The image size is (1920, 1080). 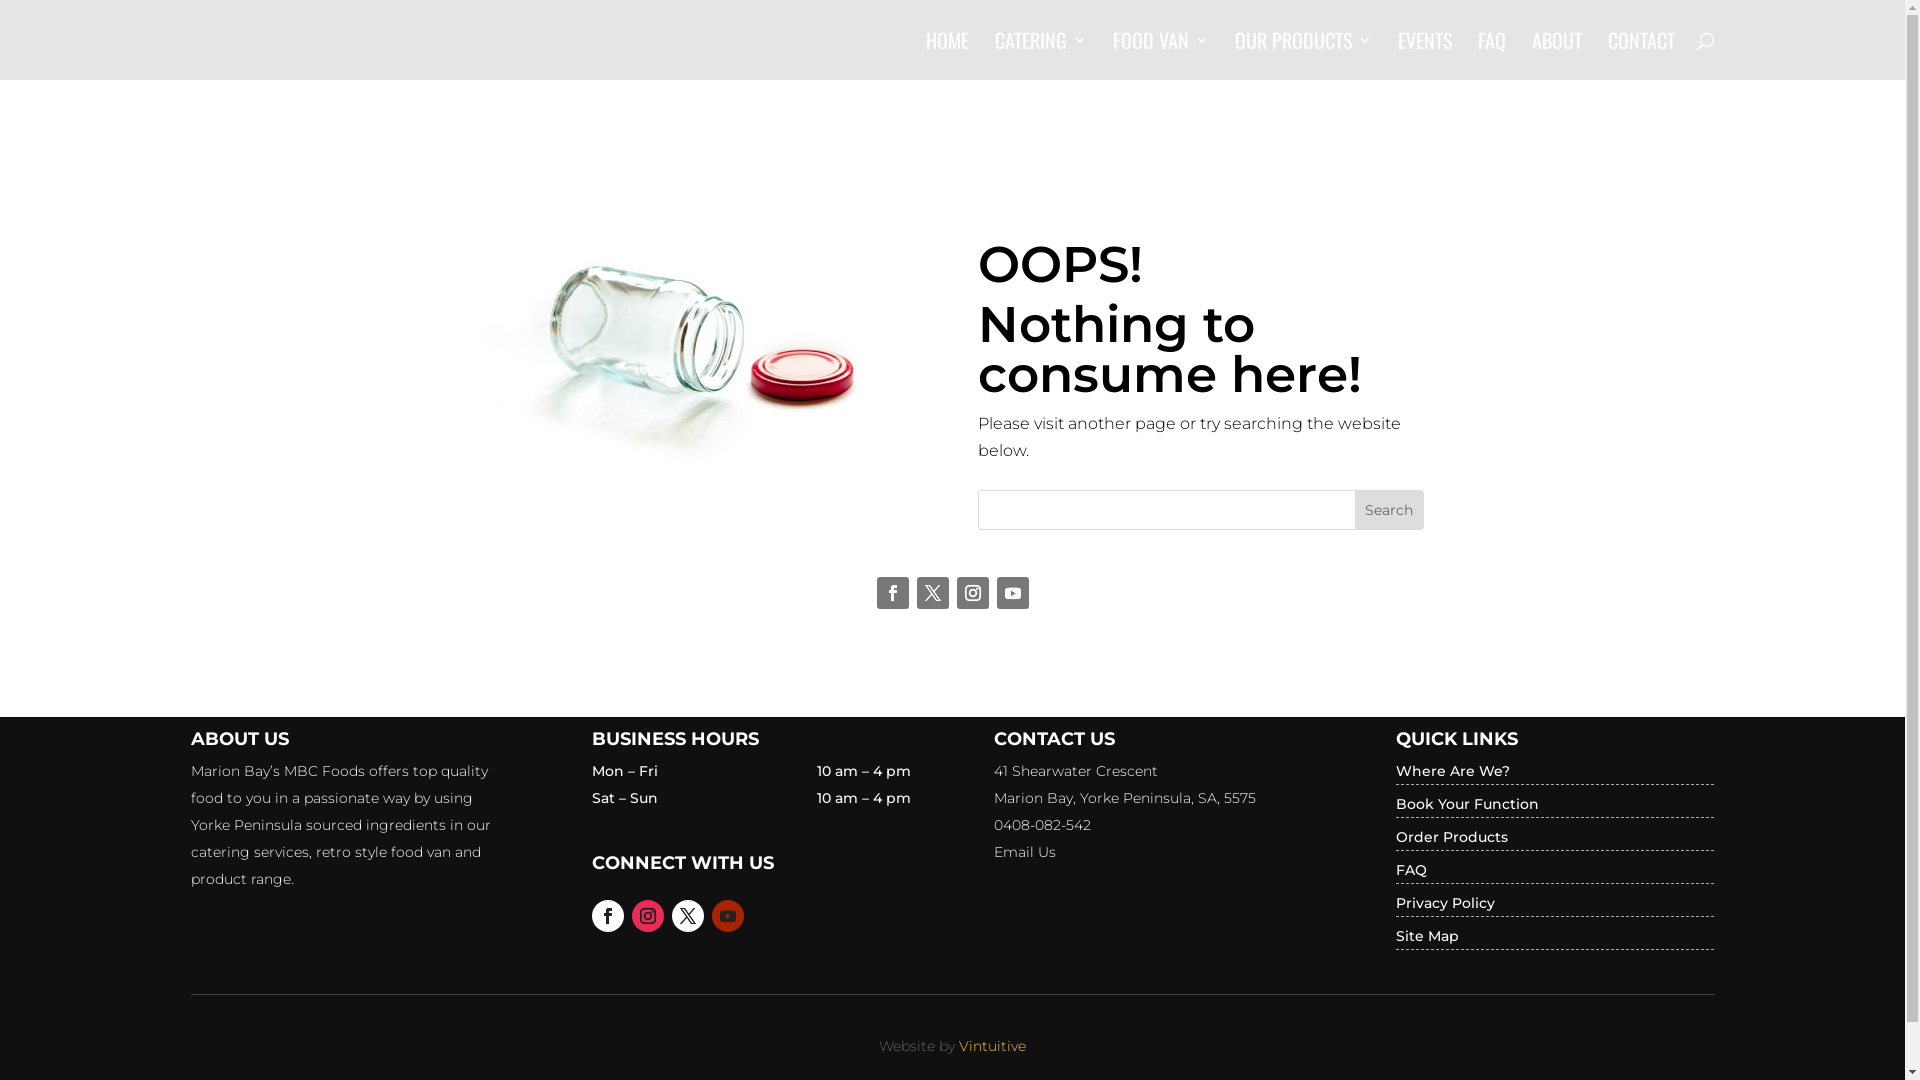 I want to click on 'FAQ', so click(x=1478, y=55).